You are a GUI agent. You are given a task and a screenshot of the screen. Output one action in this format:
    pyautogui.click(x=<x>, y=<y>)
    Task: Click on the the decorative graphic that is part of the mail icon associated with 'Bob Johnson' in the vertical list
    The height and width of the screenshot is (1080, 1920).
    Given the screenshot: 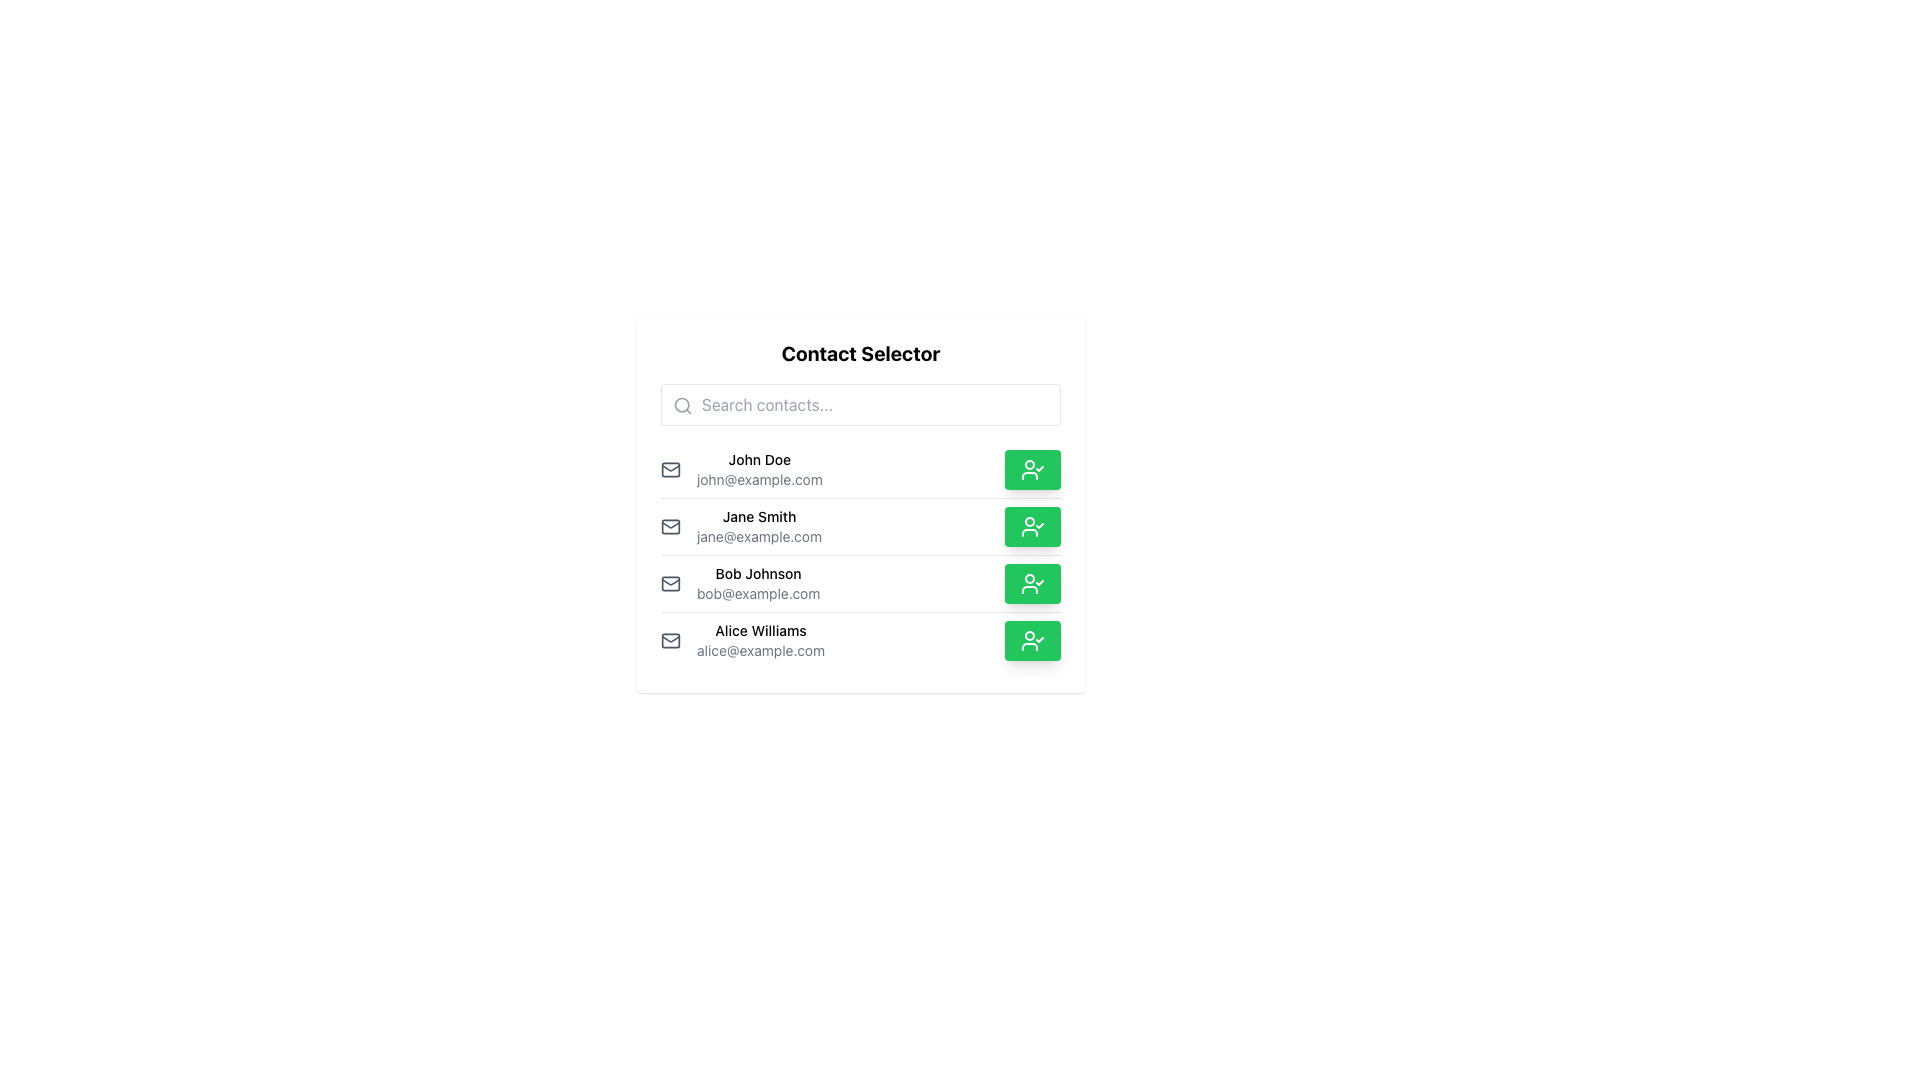 What is the action you would take?
    pyautogui.click(x=671, y=583)
    